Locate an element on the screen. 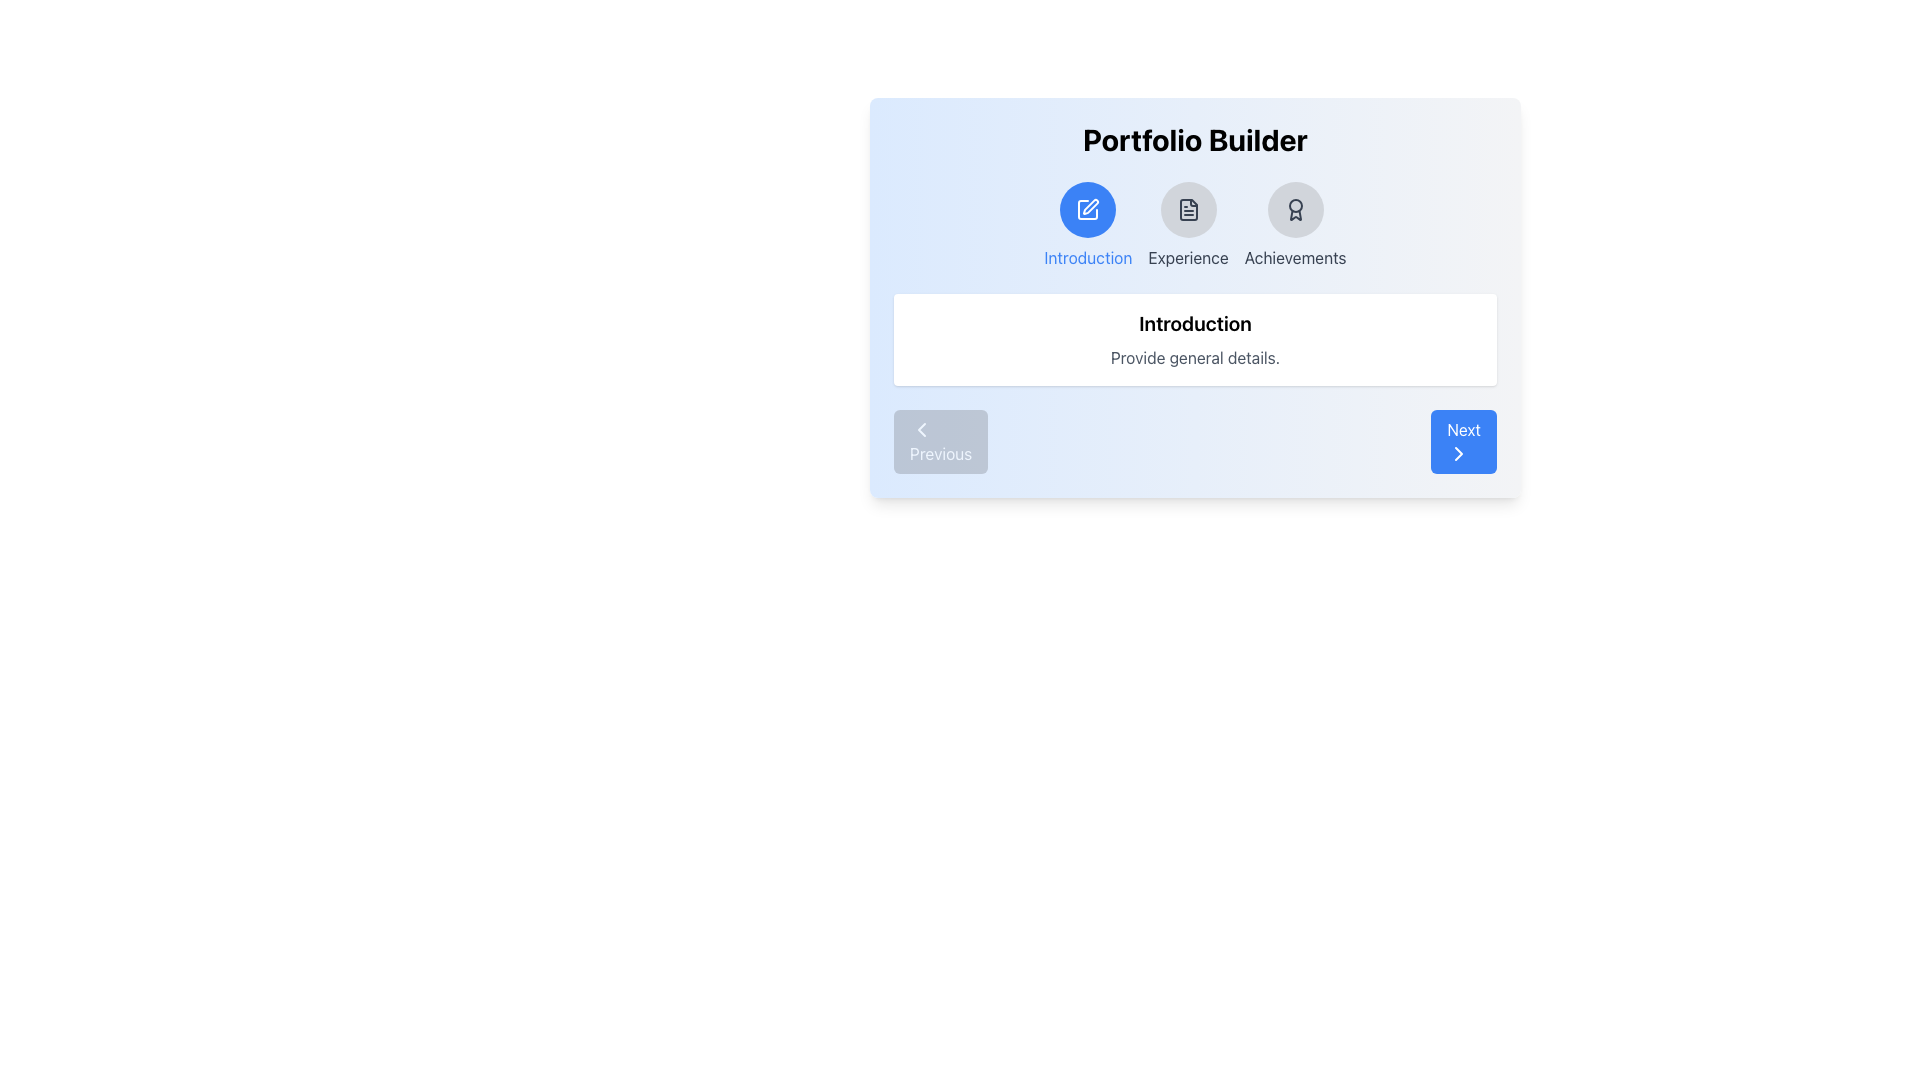 This screenshot has width=1920, height=1080. the 'Achievements' menu item button located in the portfolio builder interface is located at coordinates (1295, 225).